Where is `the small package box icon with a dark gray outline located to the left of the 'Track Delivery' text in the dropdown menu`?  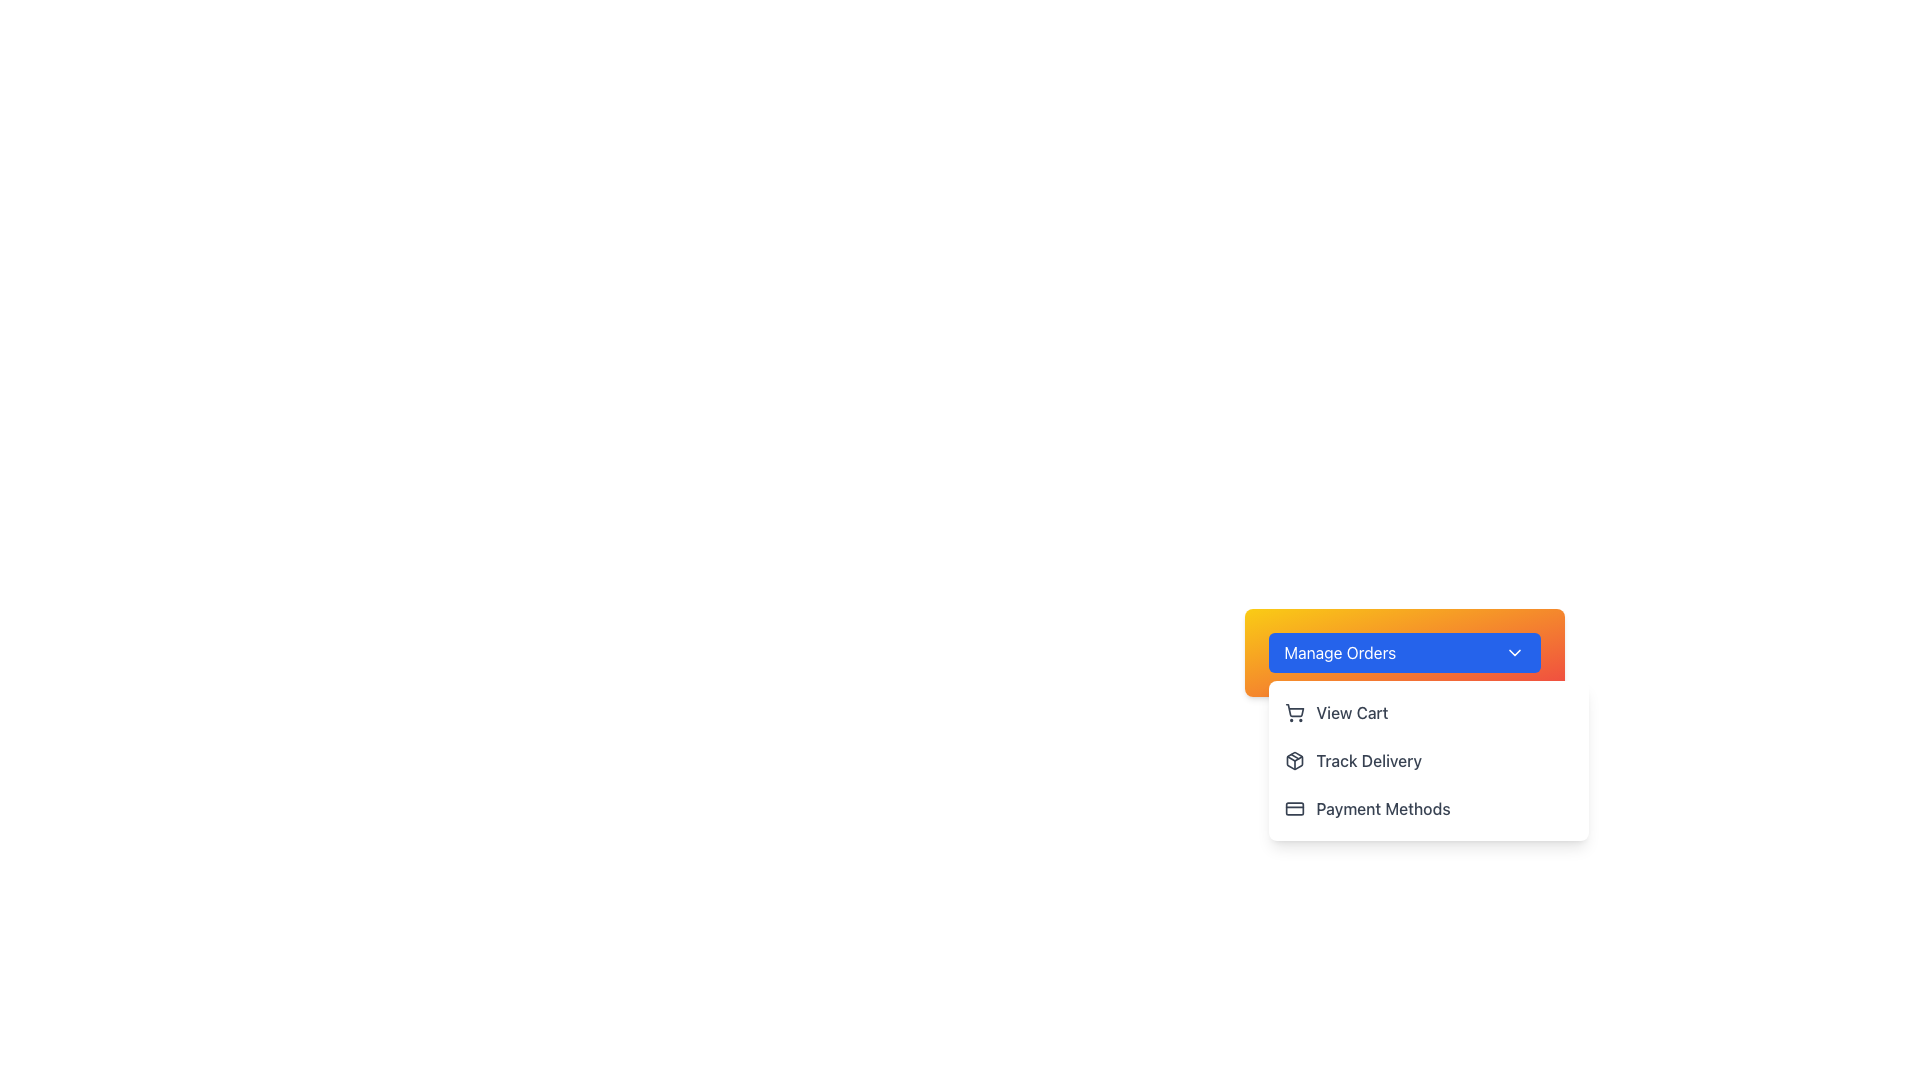 the small package box icon with a dark gray outline located to the left of the 'Track Delivery' text in the dropdown menu is located at coordinates (1294, 760).